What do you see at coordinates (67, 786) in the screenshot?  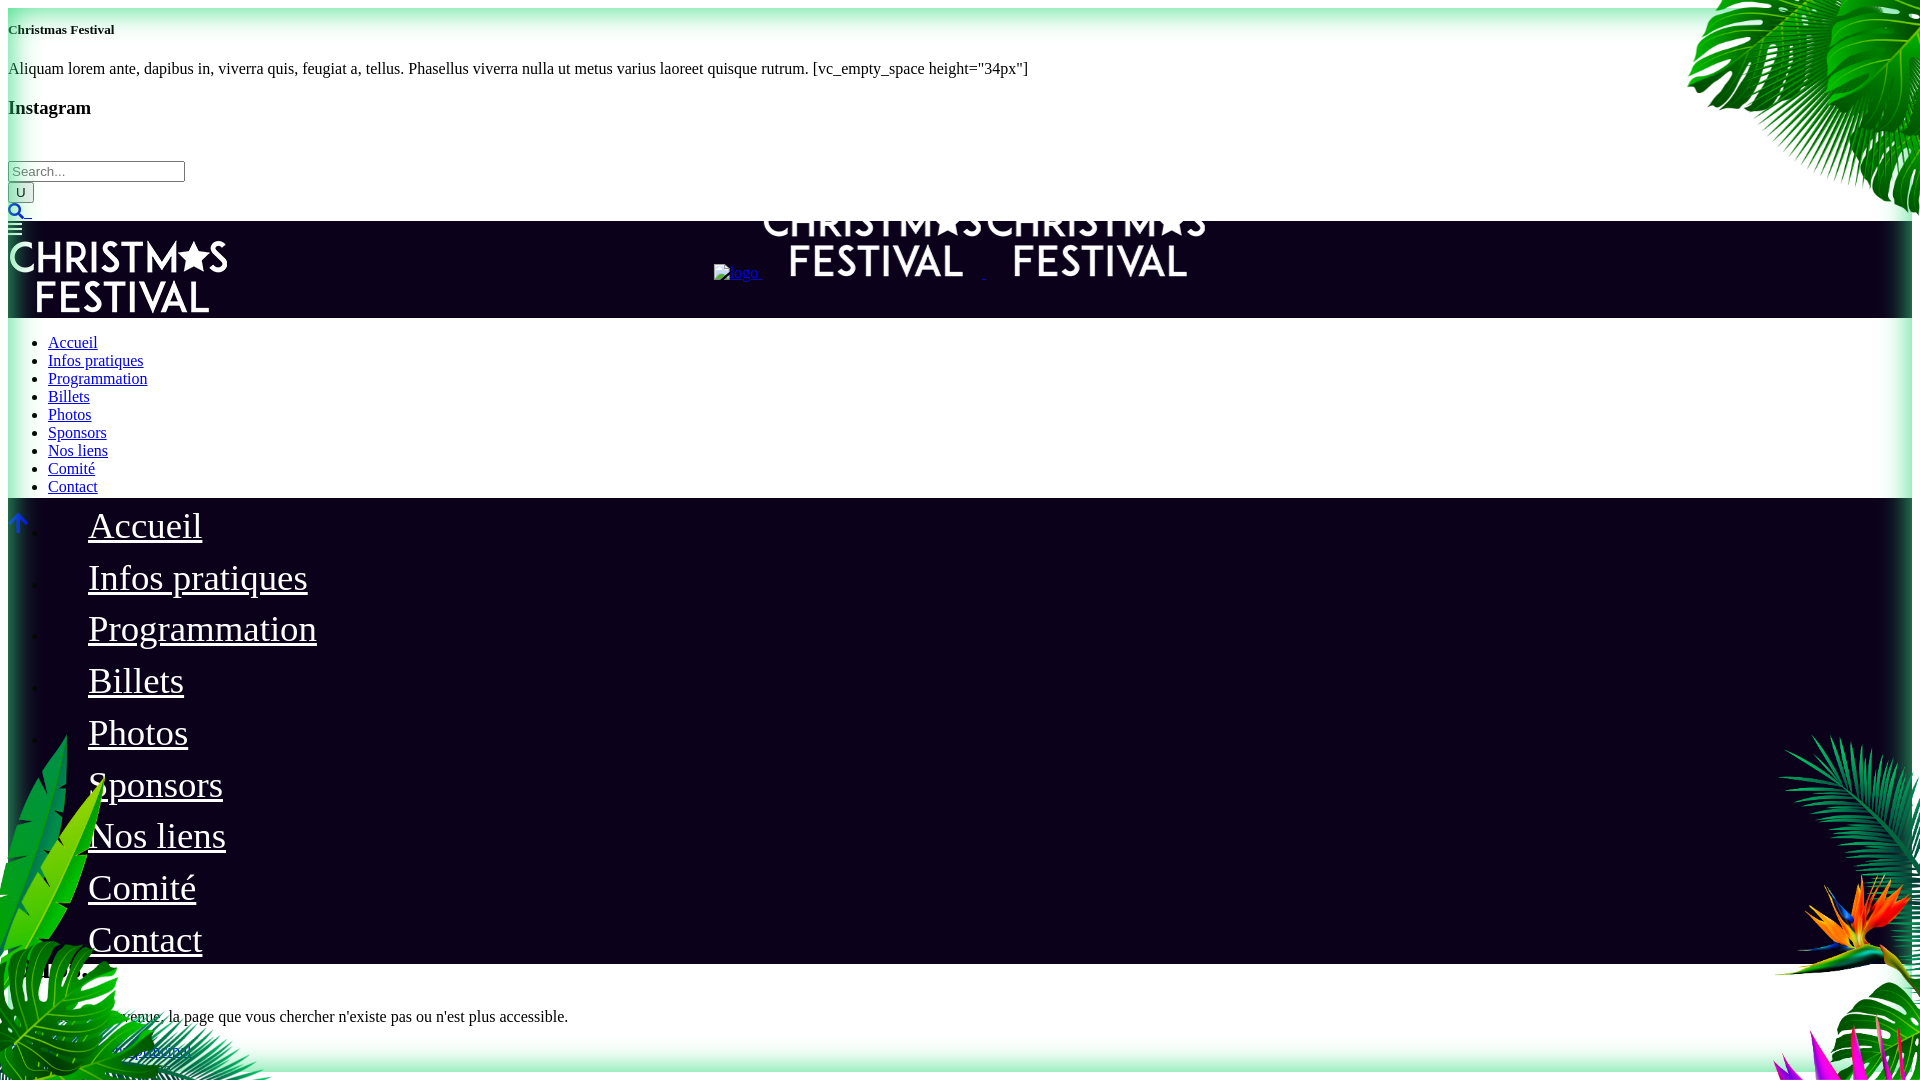 I see `'Sponsors'` at bounding box center [67, 786].